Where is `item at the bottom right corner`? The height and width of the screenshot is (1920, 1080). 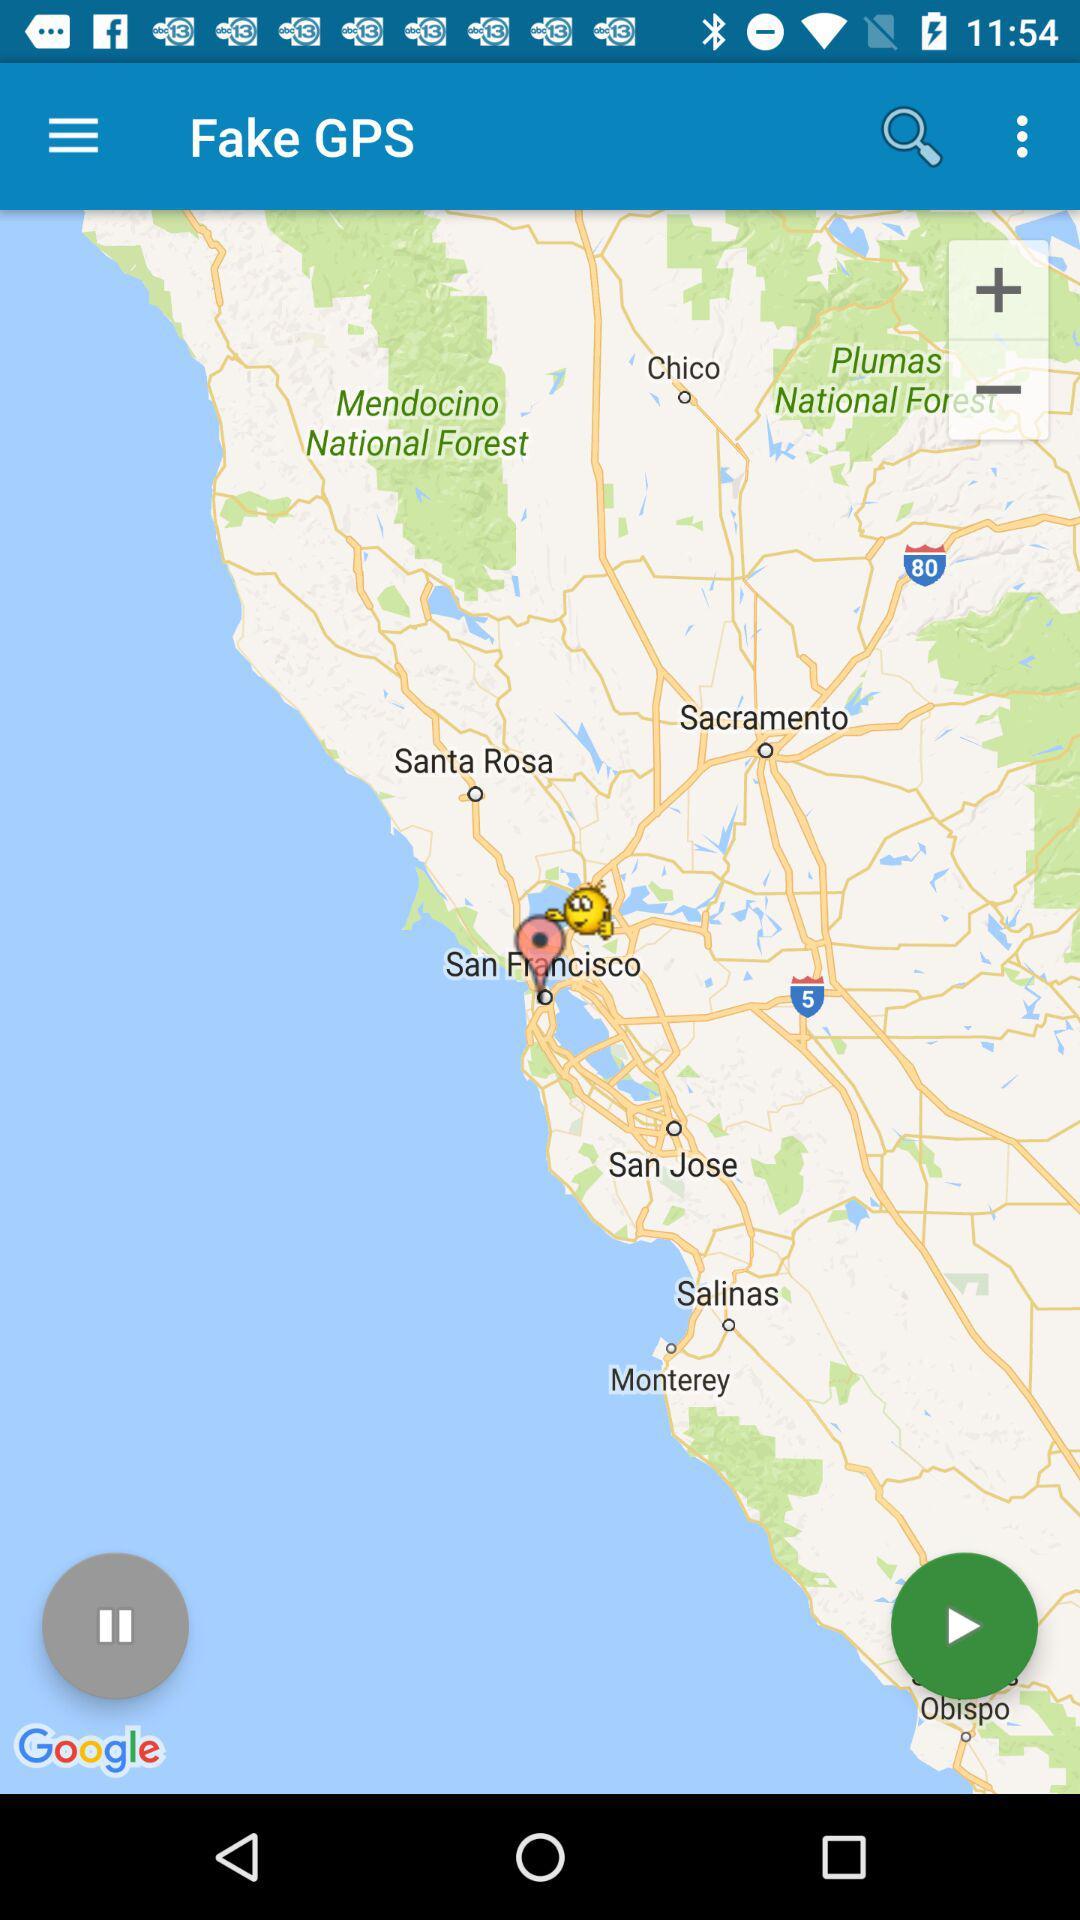 item at the bottom right corner is located at coordinates (963, 1626).